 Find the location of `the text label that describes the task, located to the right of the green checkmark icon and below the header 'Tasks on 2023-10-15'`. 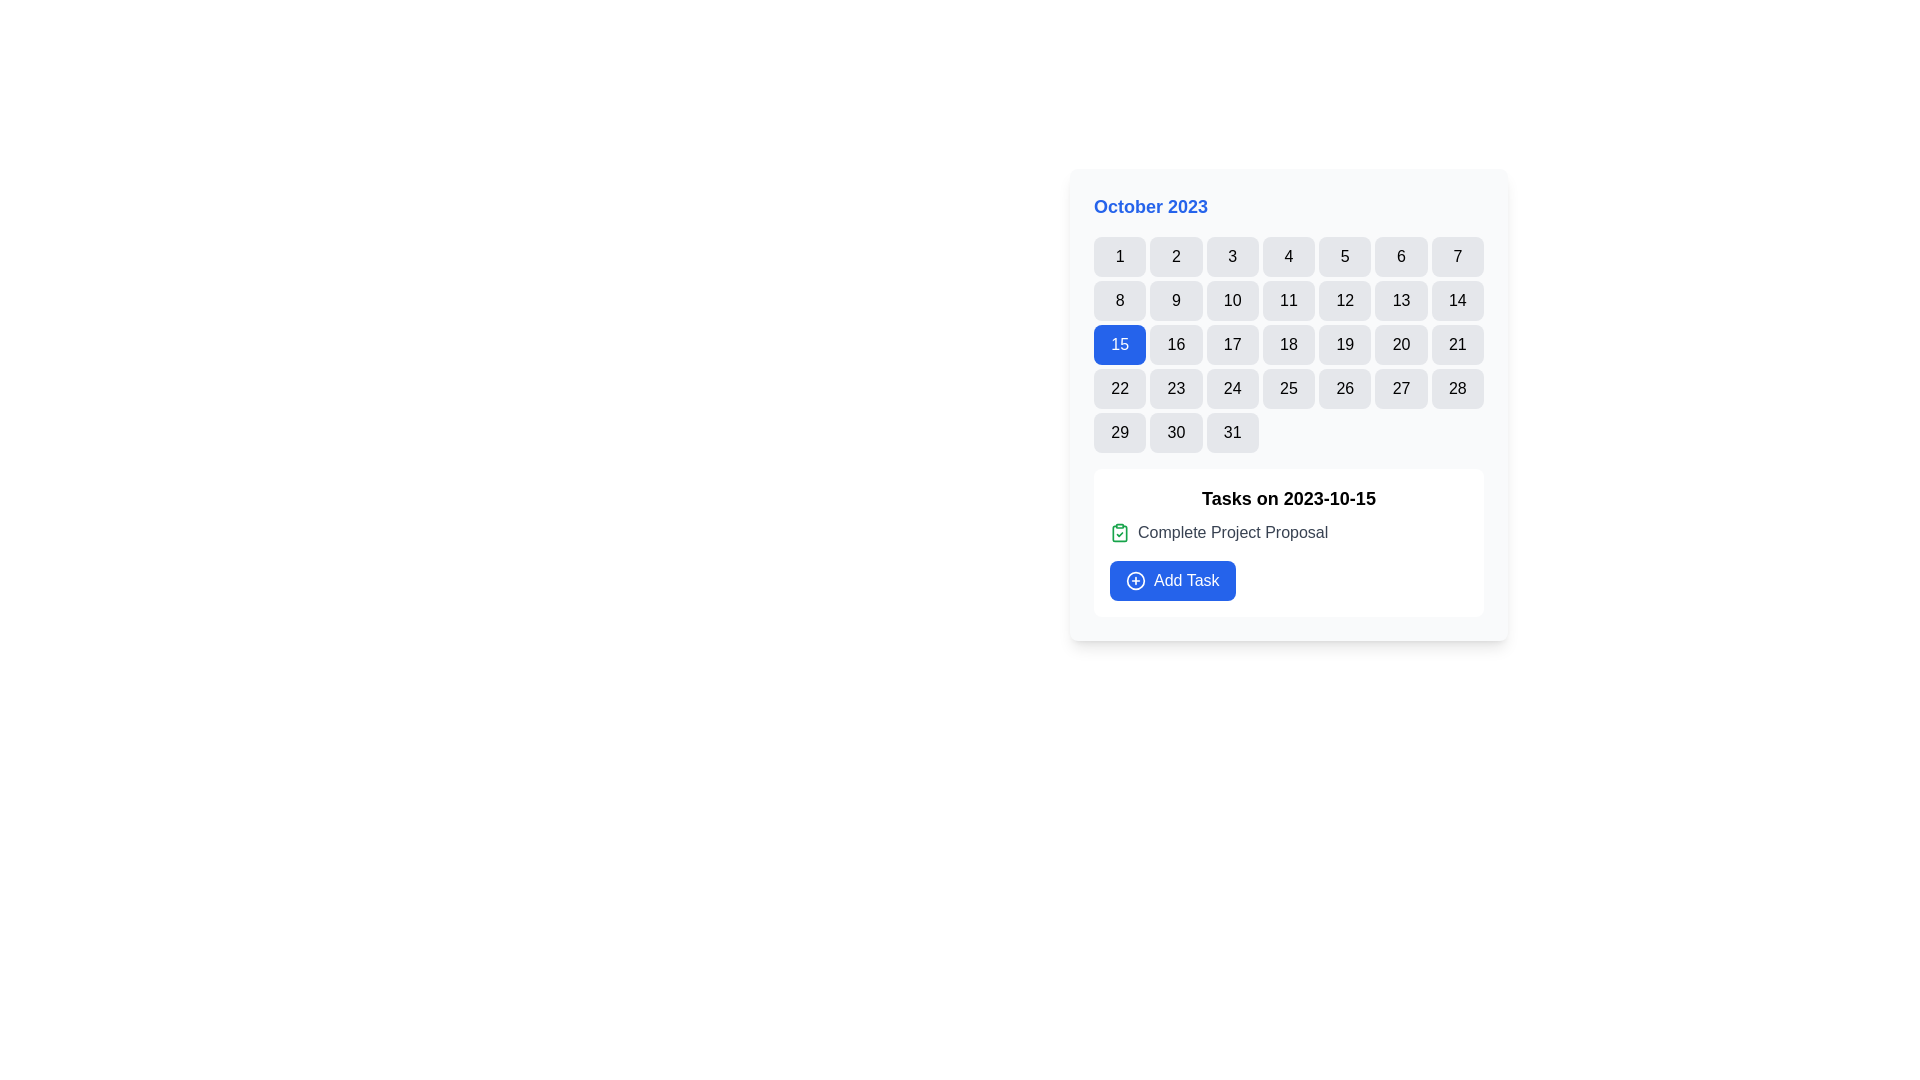

the text label that describes the task, located to the right of the green checkmark icon and below the header 'Tasks on 2023-10-15' is located at coordinates (1232, 531).